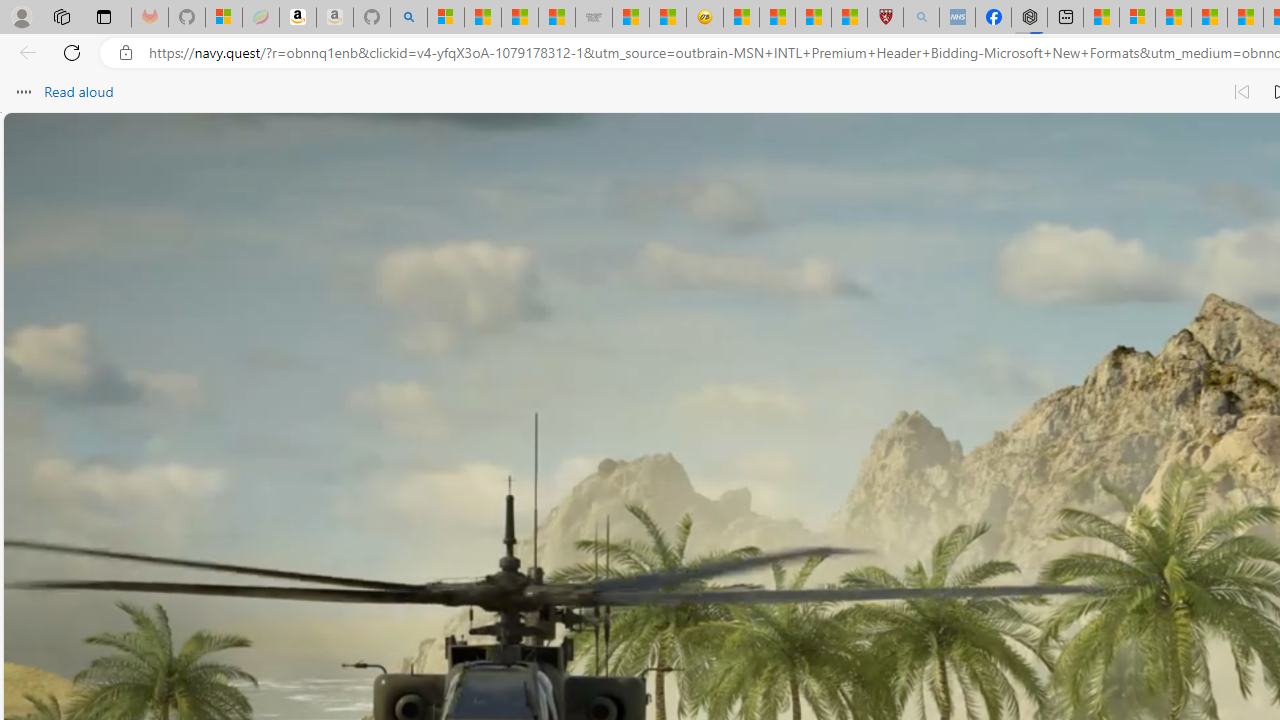  What do you see at coordinates (956, 17) in the screenshot?
I see `'NCL Adult Asthma Inhaler Choice Guideline - Sleeping'` at bounding box center [956, 17].